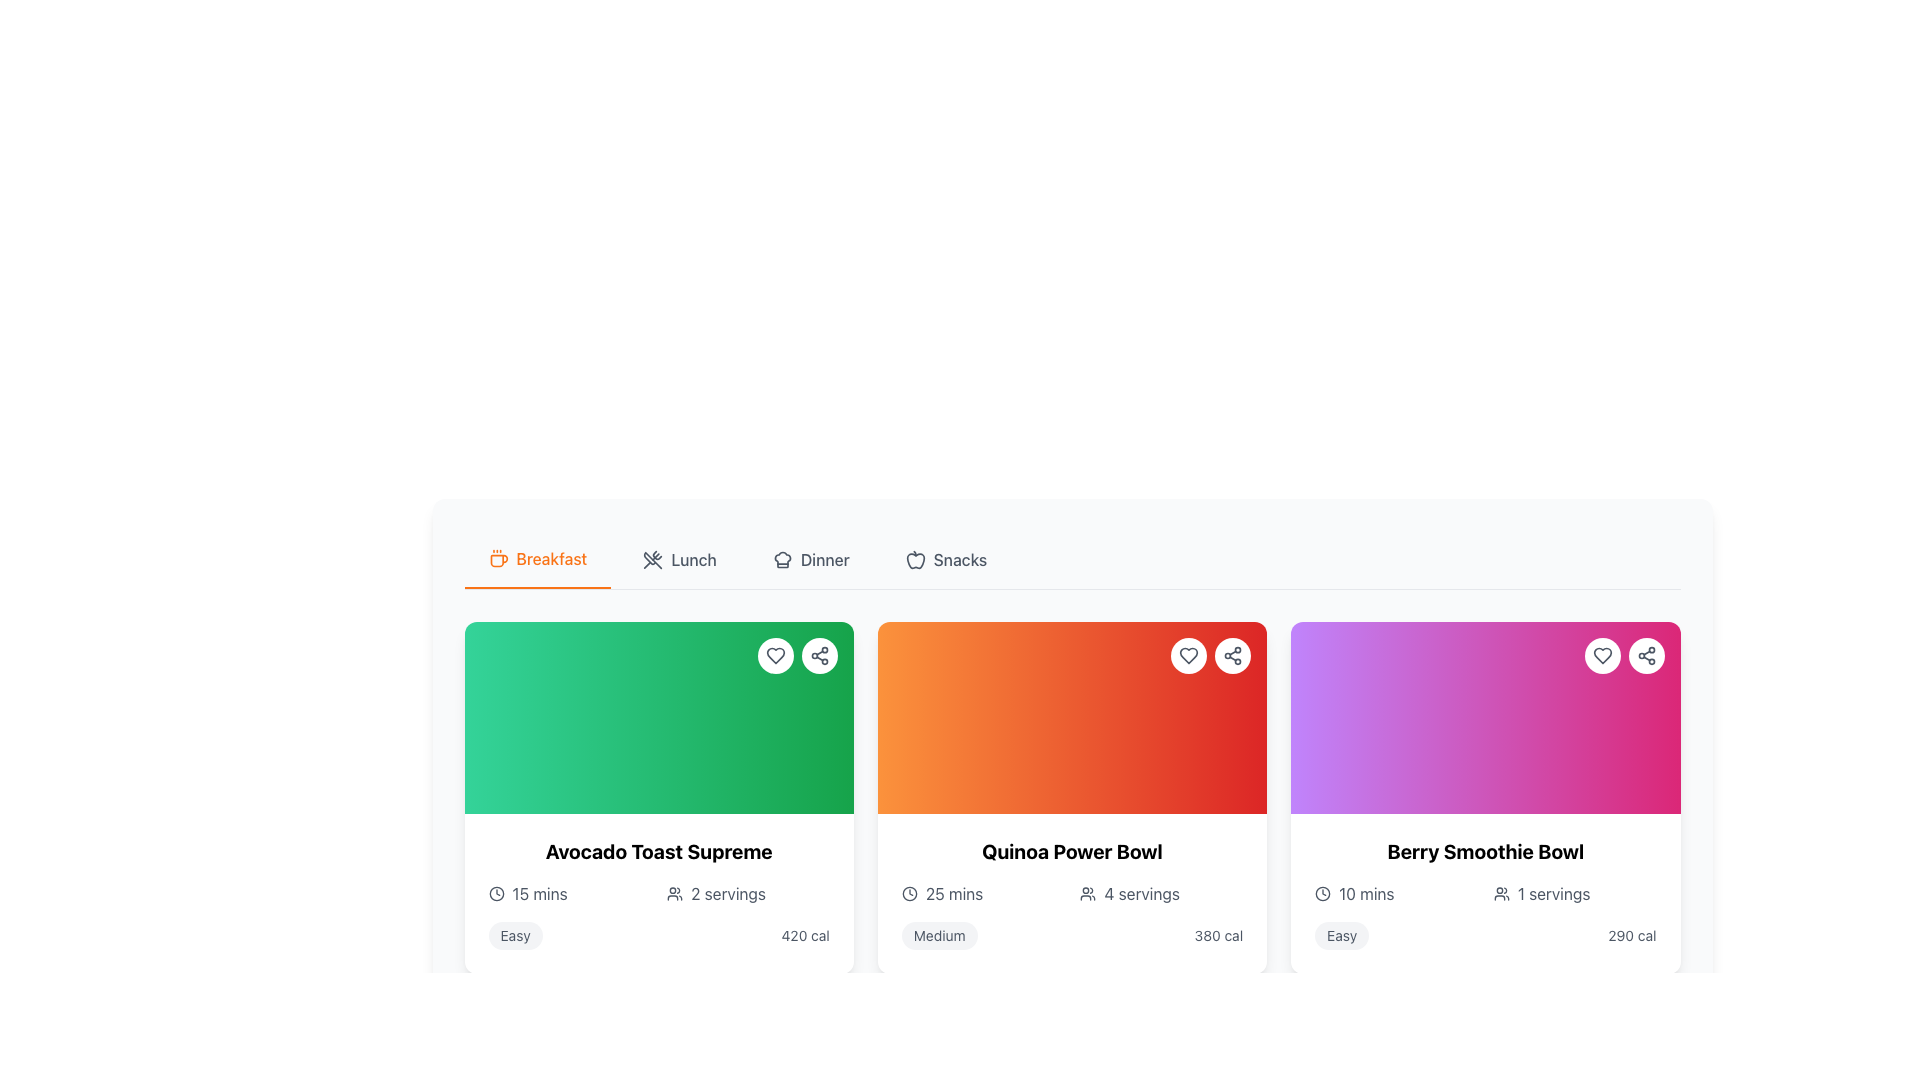  Describe the element at coordinates (659, 852) in the screenshot. I see `the TextDisplay element, which serves as the title for the recipe card, positioned at the top of the group containing cooking time, servings, and calorie information` at that location.